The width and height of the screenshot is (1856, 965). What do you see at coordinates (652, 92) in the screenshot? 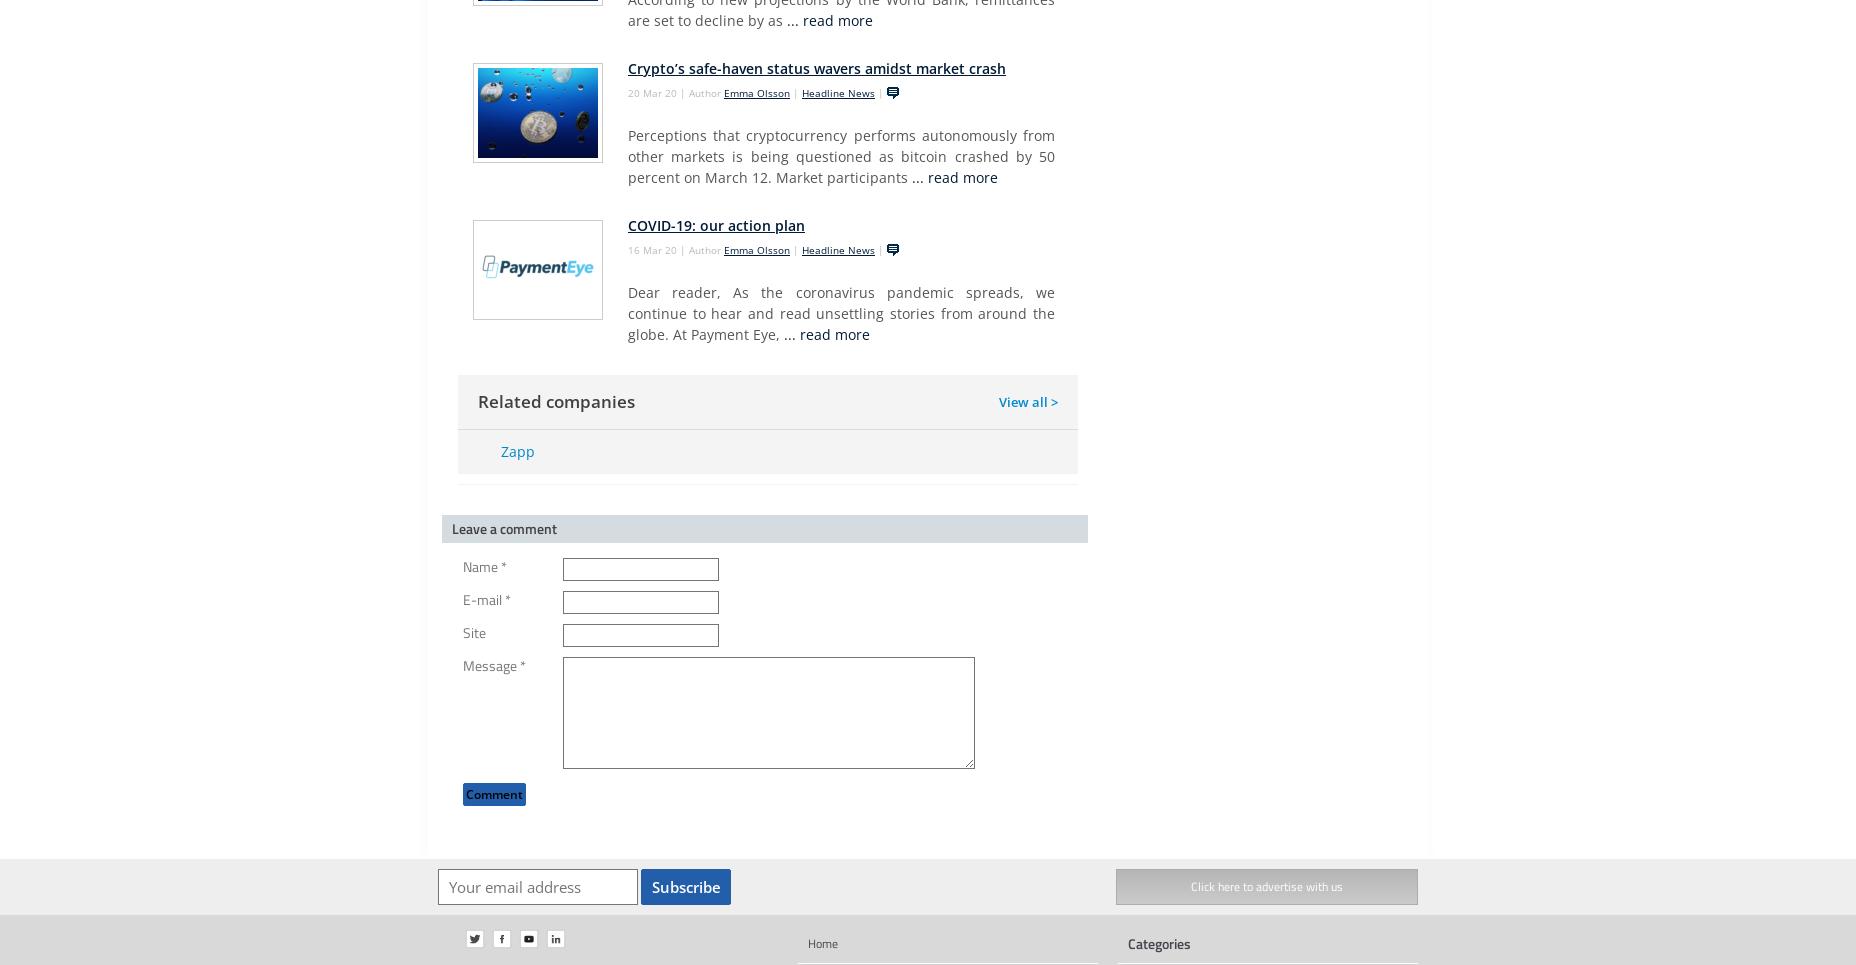
I see `'20 Mar 20'` at bounding box center [652, 92].